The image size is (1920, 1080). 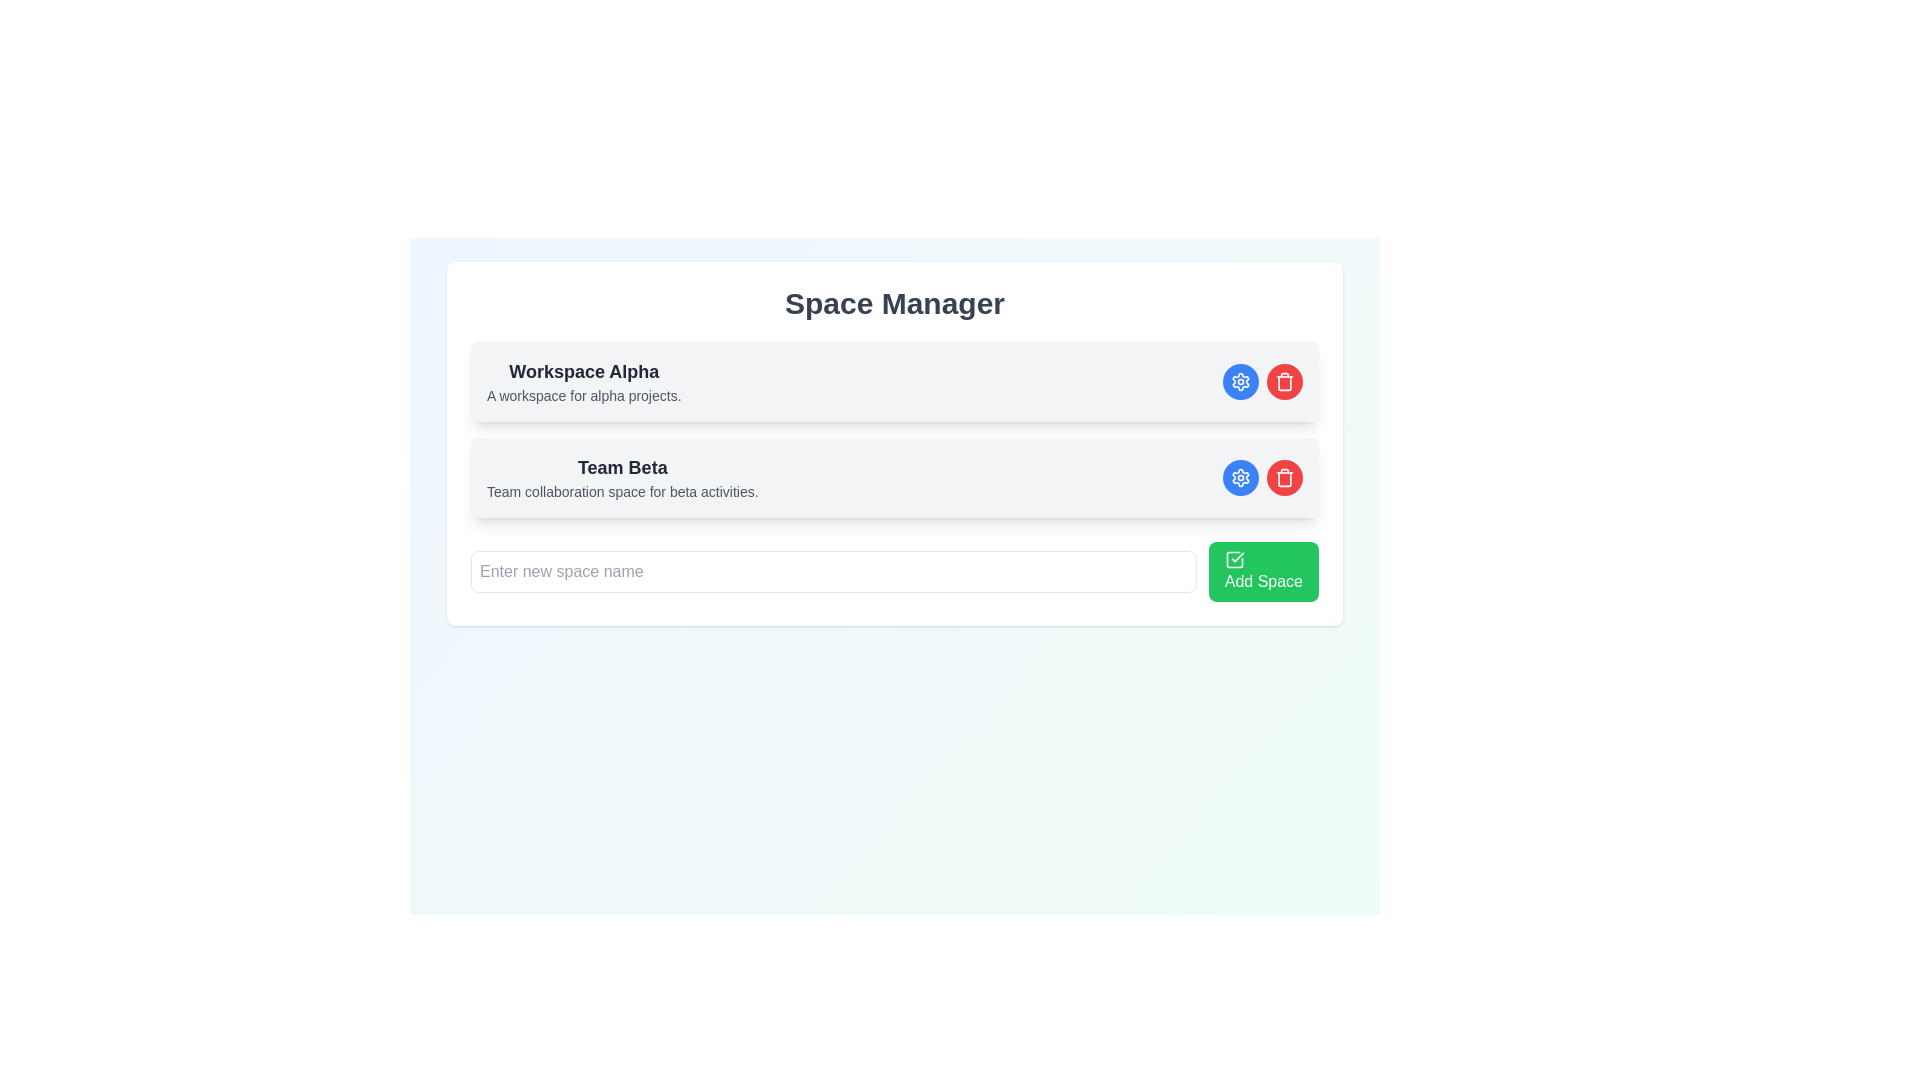 I want to click on the blue gear-shaped icon located to the right of the 'Team Beta' label, so click(x=1240, y=381).